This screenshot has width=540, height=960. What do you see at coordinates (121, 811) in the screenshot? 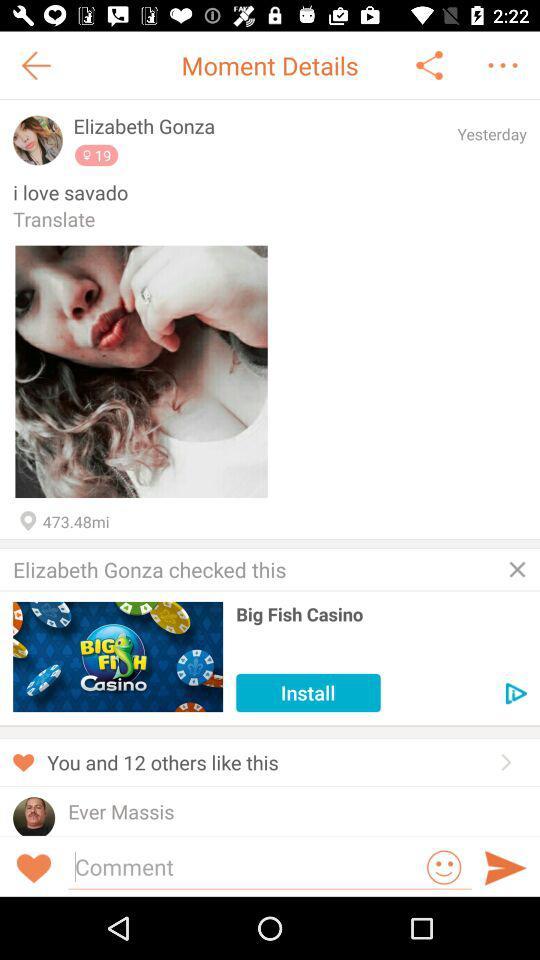
I see `ever massis` at bounding box center [121, 811].